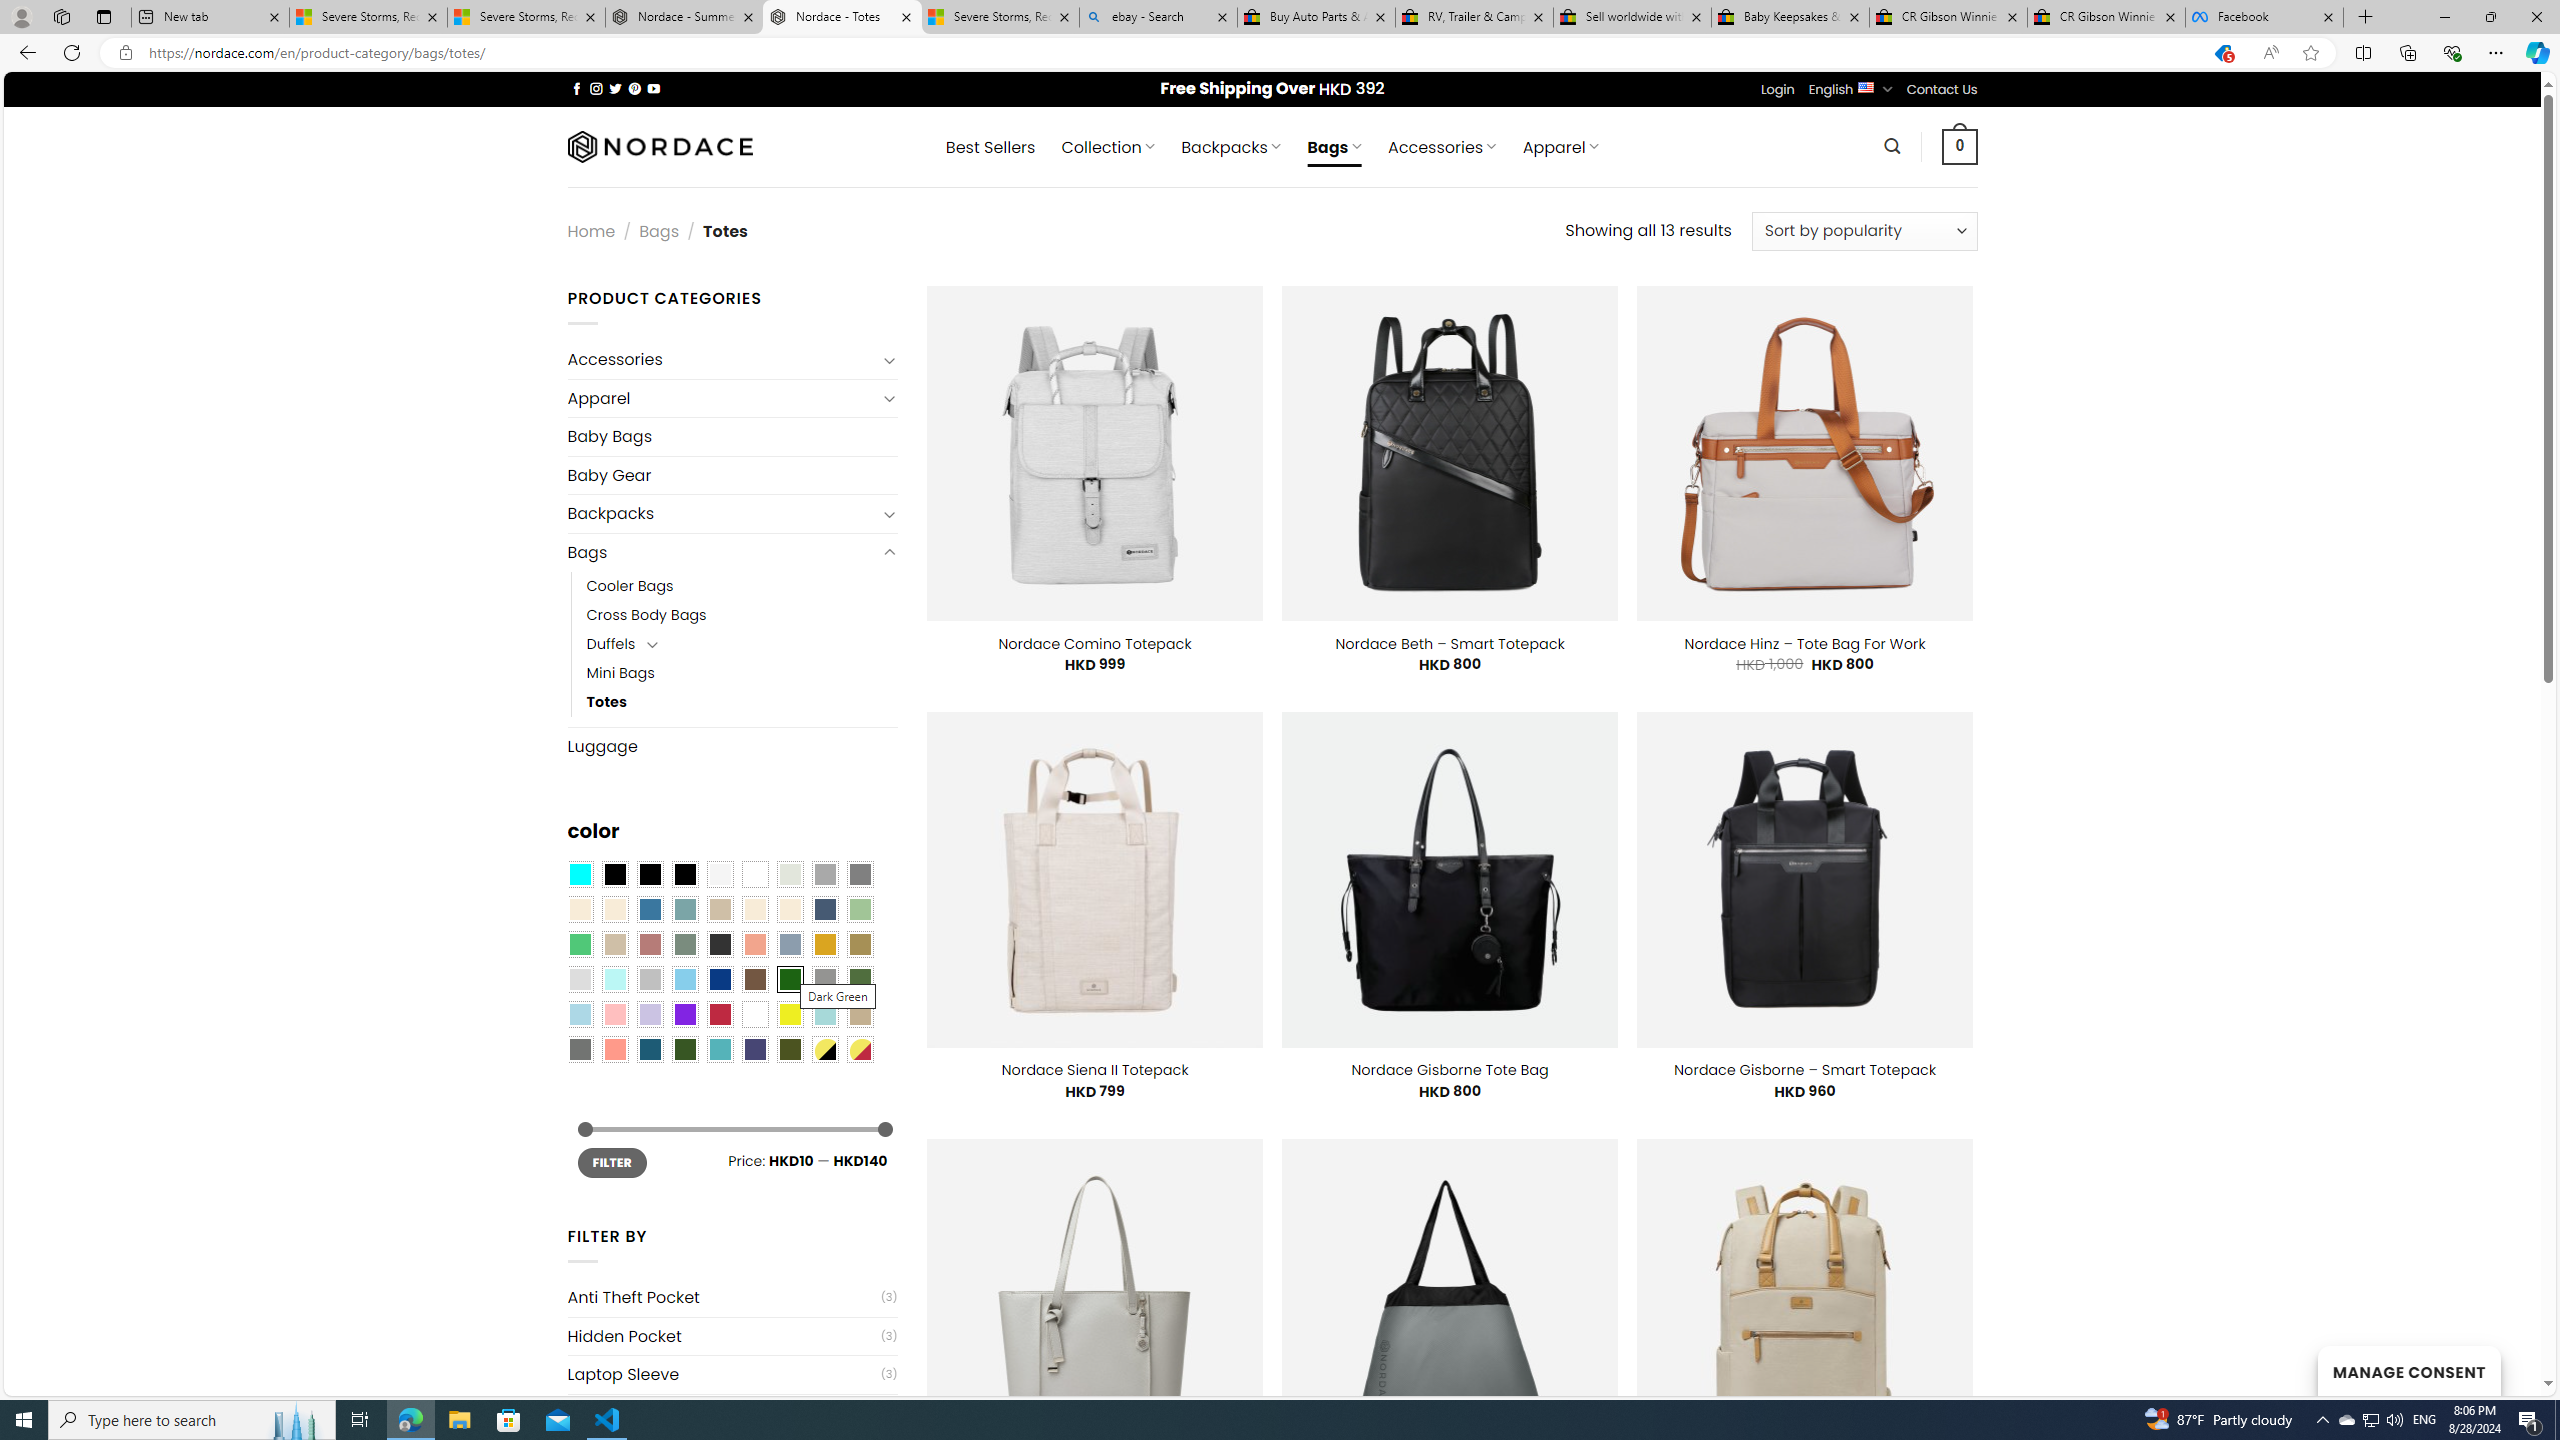  I want to click on 'Baby Bags', so click(731, 436).